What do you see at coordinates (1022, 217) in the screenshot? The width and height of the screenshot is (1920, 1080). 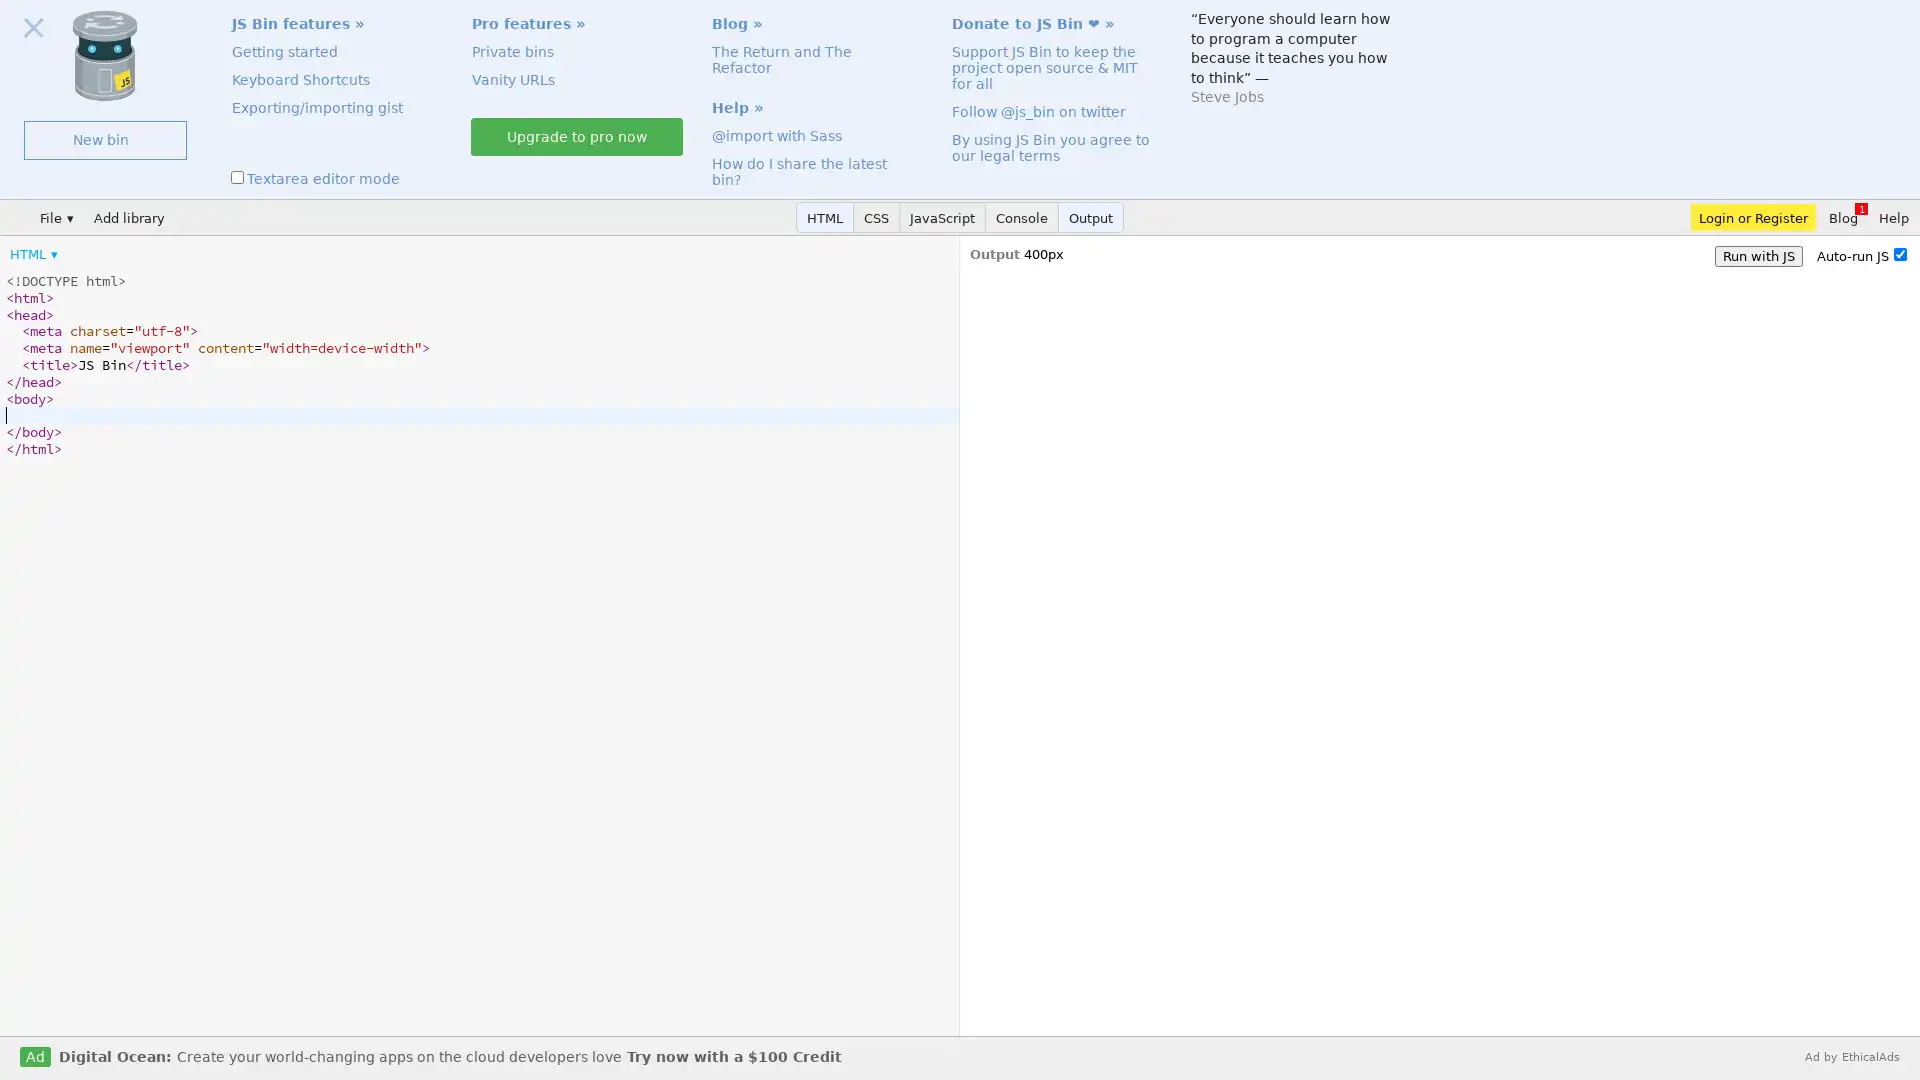 I see `Console Panel: Inactive` at bounding box center [1022, 217].